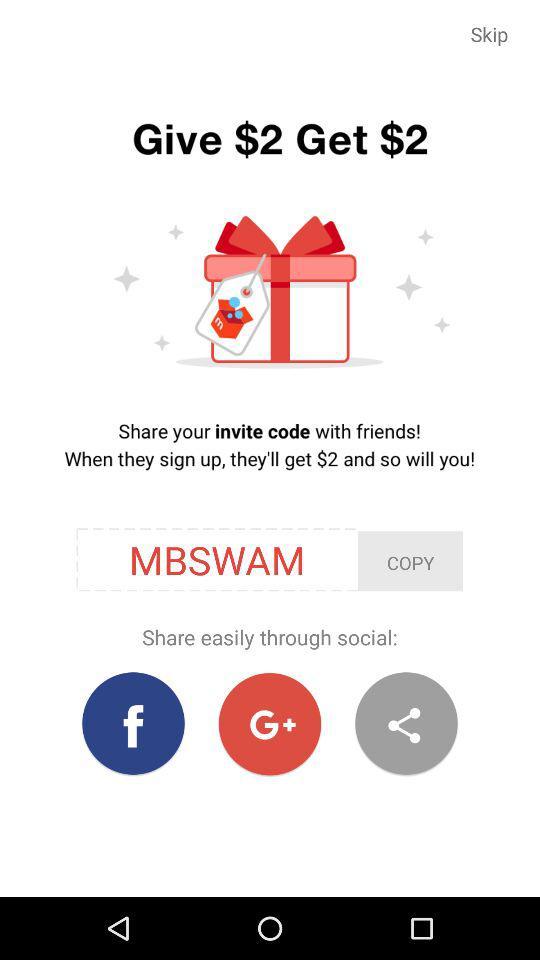 This screenshot has width=540, height=960. Describe the element at coordinates (409, 561) in the screenshot. I see `the icon above share easily through icon` at that location.